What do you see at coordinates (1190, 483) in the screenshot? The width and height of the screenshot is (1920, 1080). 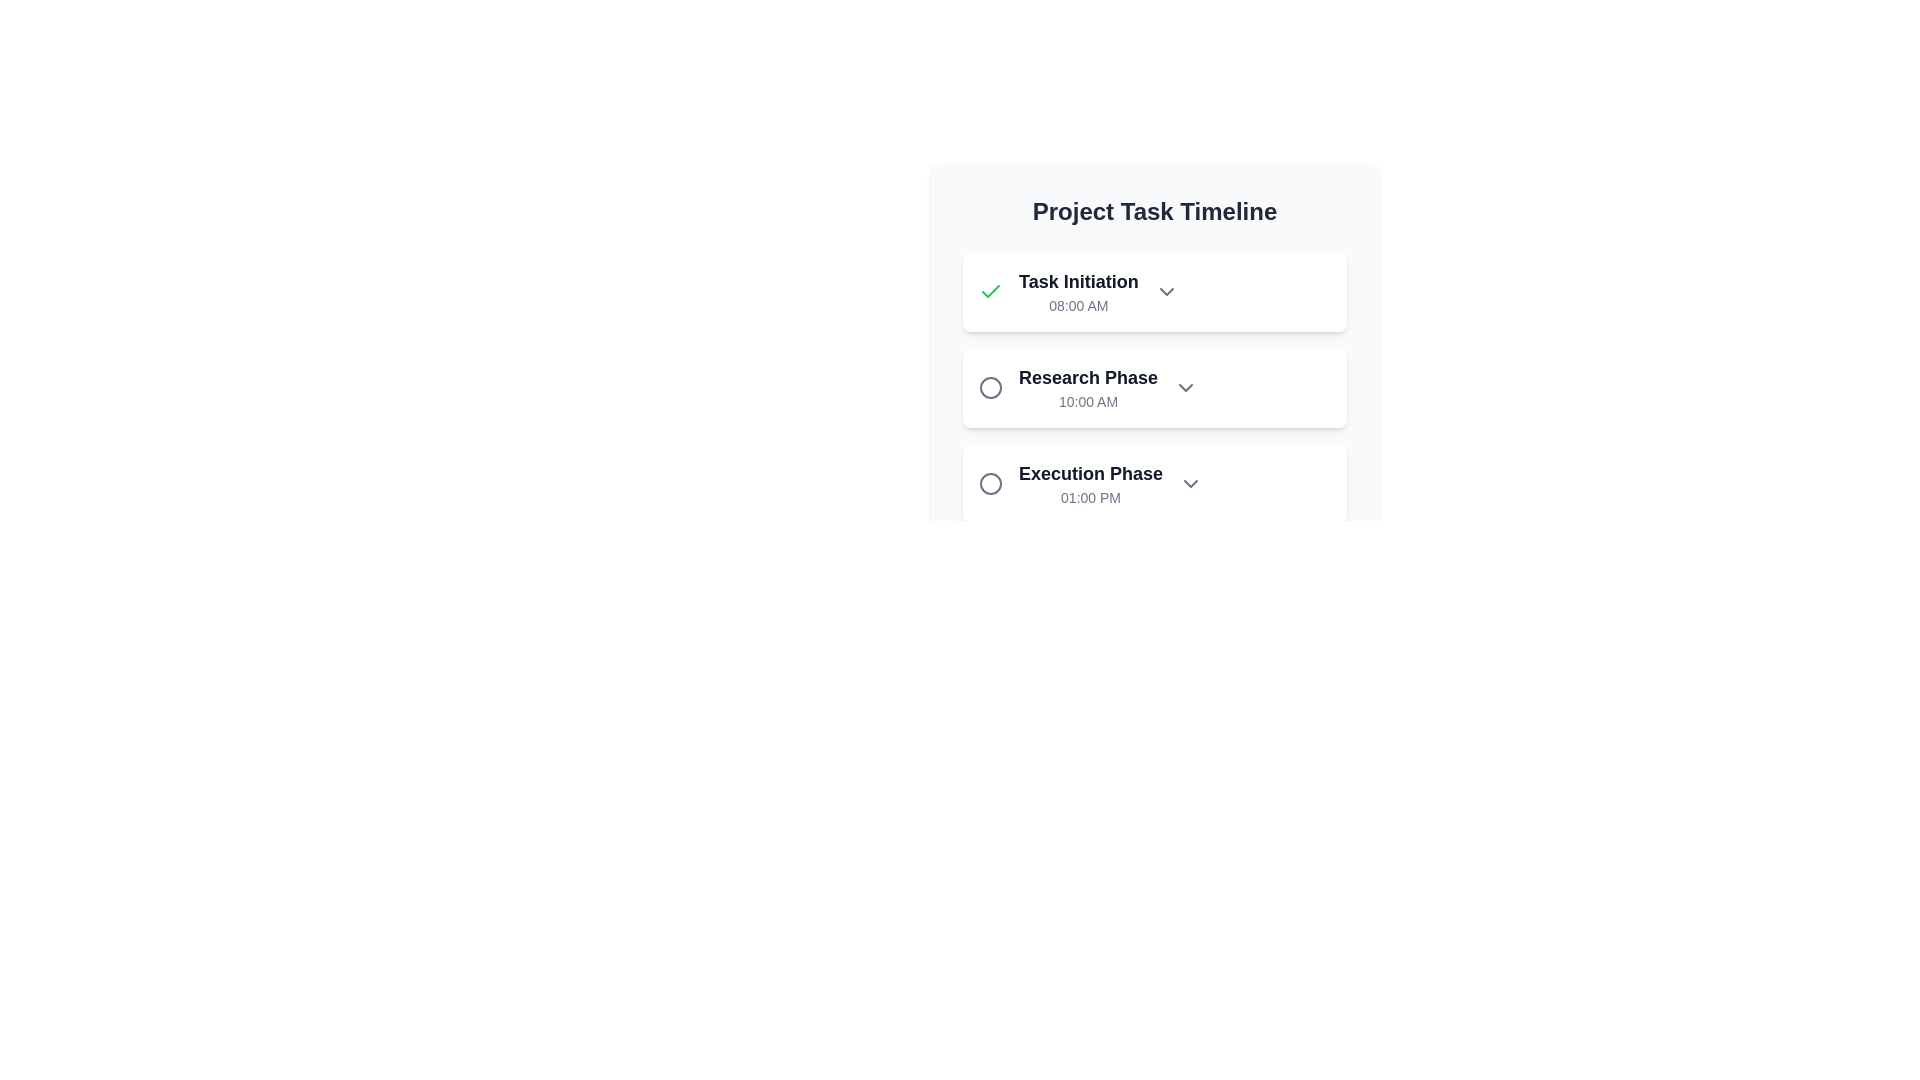 I see `the Dropdown Toggle Icon located to the right of the 'Execution Phase' text in the timeline list` at bounding box center [1190, 483].